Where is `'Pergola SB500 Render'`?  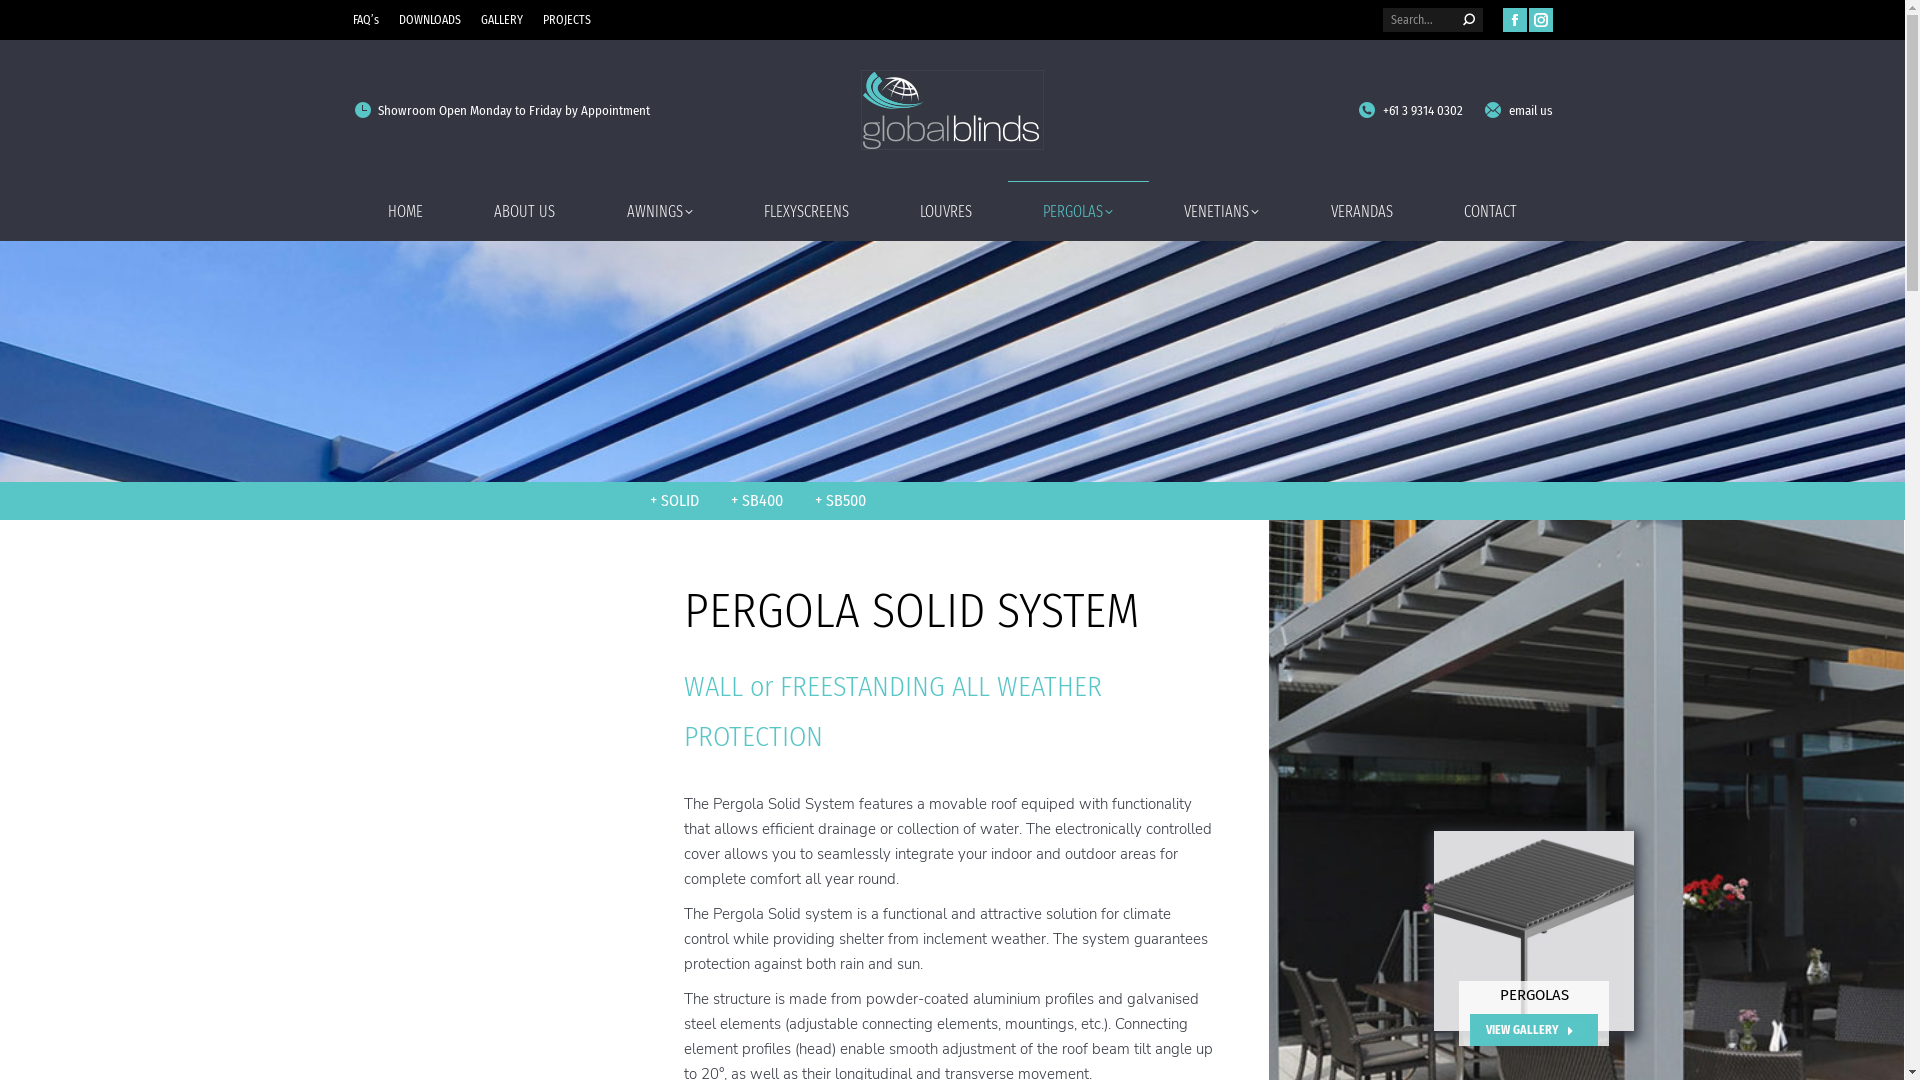
'Pergola SB500 Render' is located at coordinates (1433, 930).